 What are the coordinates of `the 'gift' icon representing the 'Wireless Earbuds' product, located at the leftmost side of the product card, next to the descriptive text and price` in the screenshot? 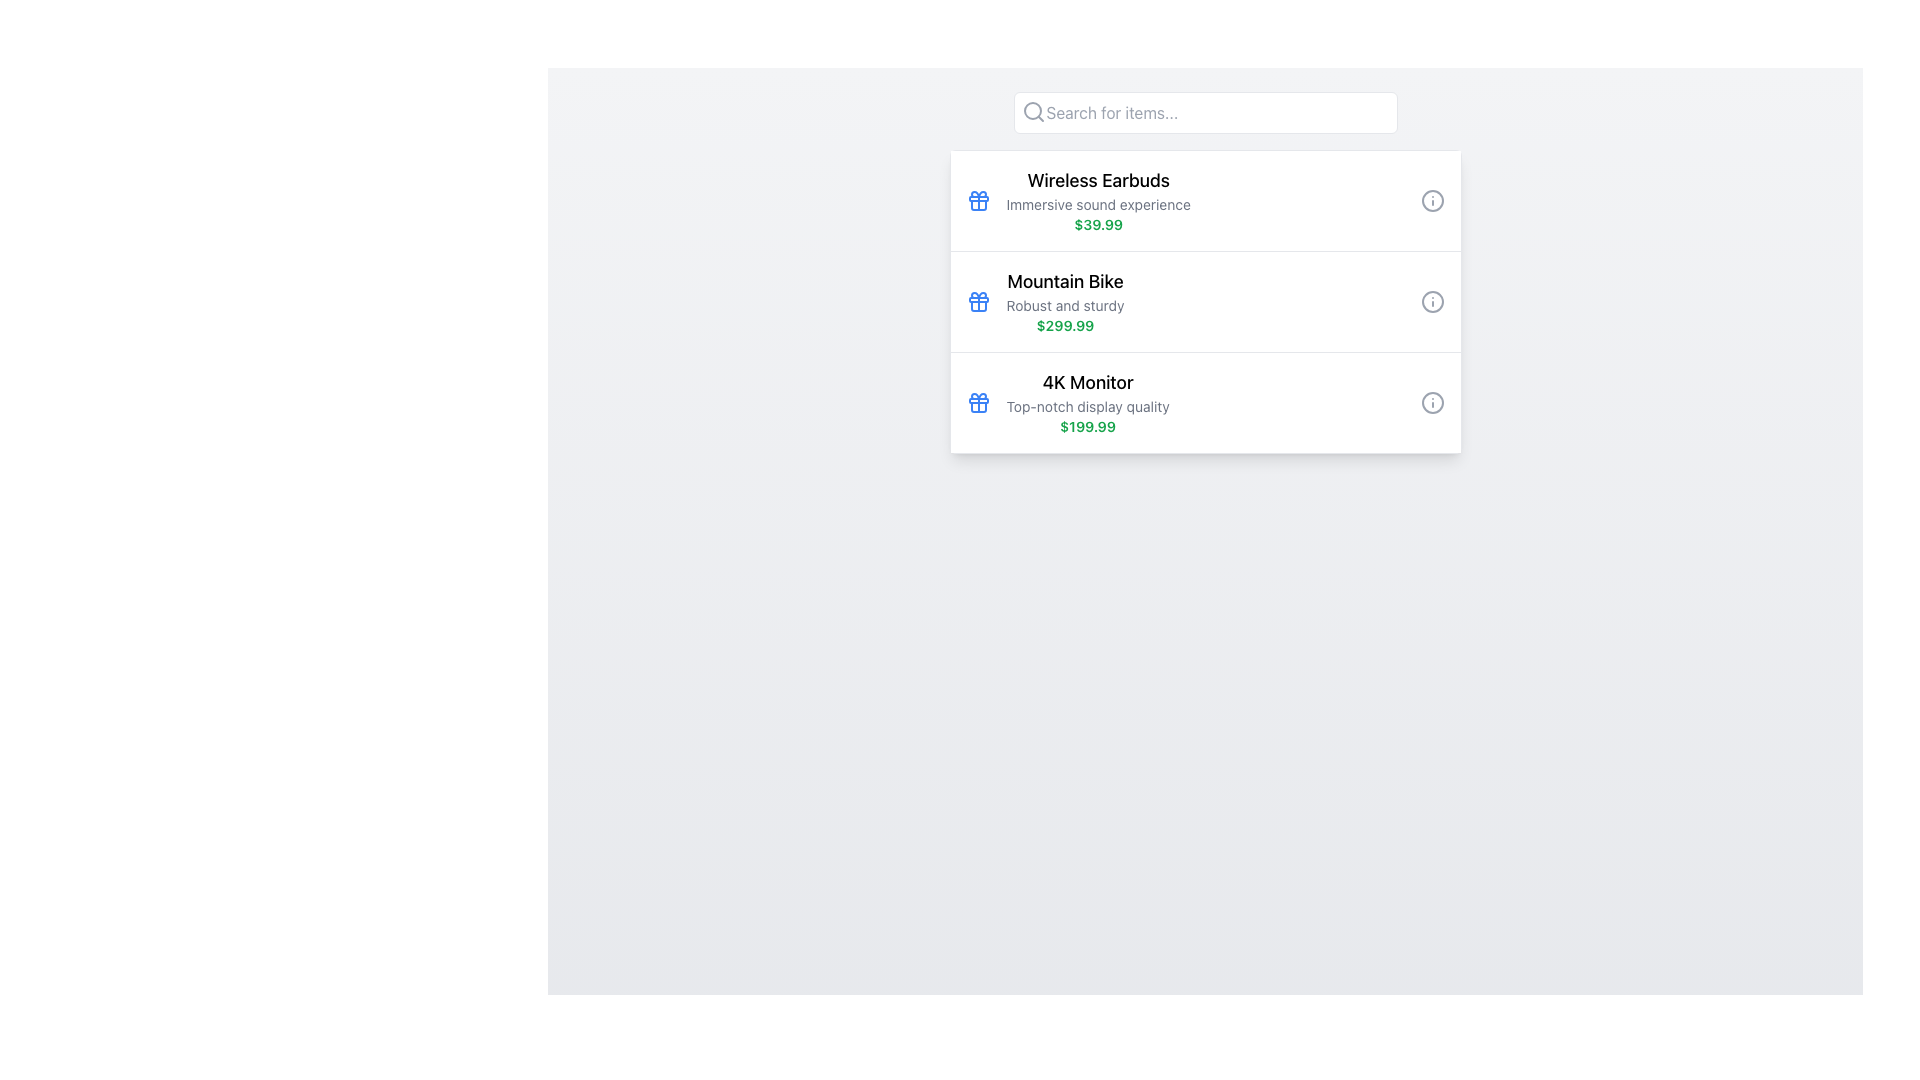 It's located at (978, 200).